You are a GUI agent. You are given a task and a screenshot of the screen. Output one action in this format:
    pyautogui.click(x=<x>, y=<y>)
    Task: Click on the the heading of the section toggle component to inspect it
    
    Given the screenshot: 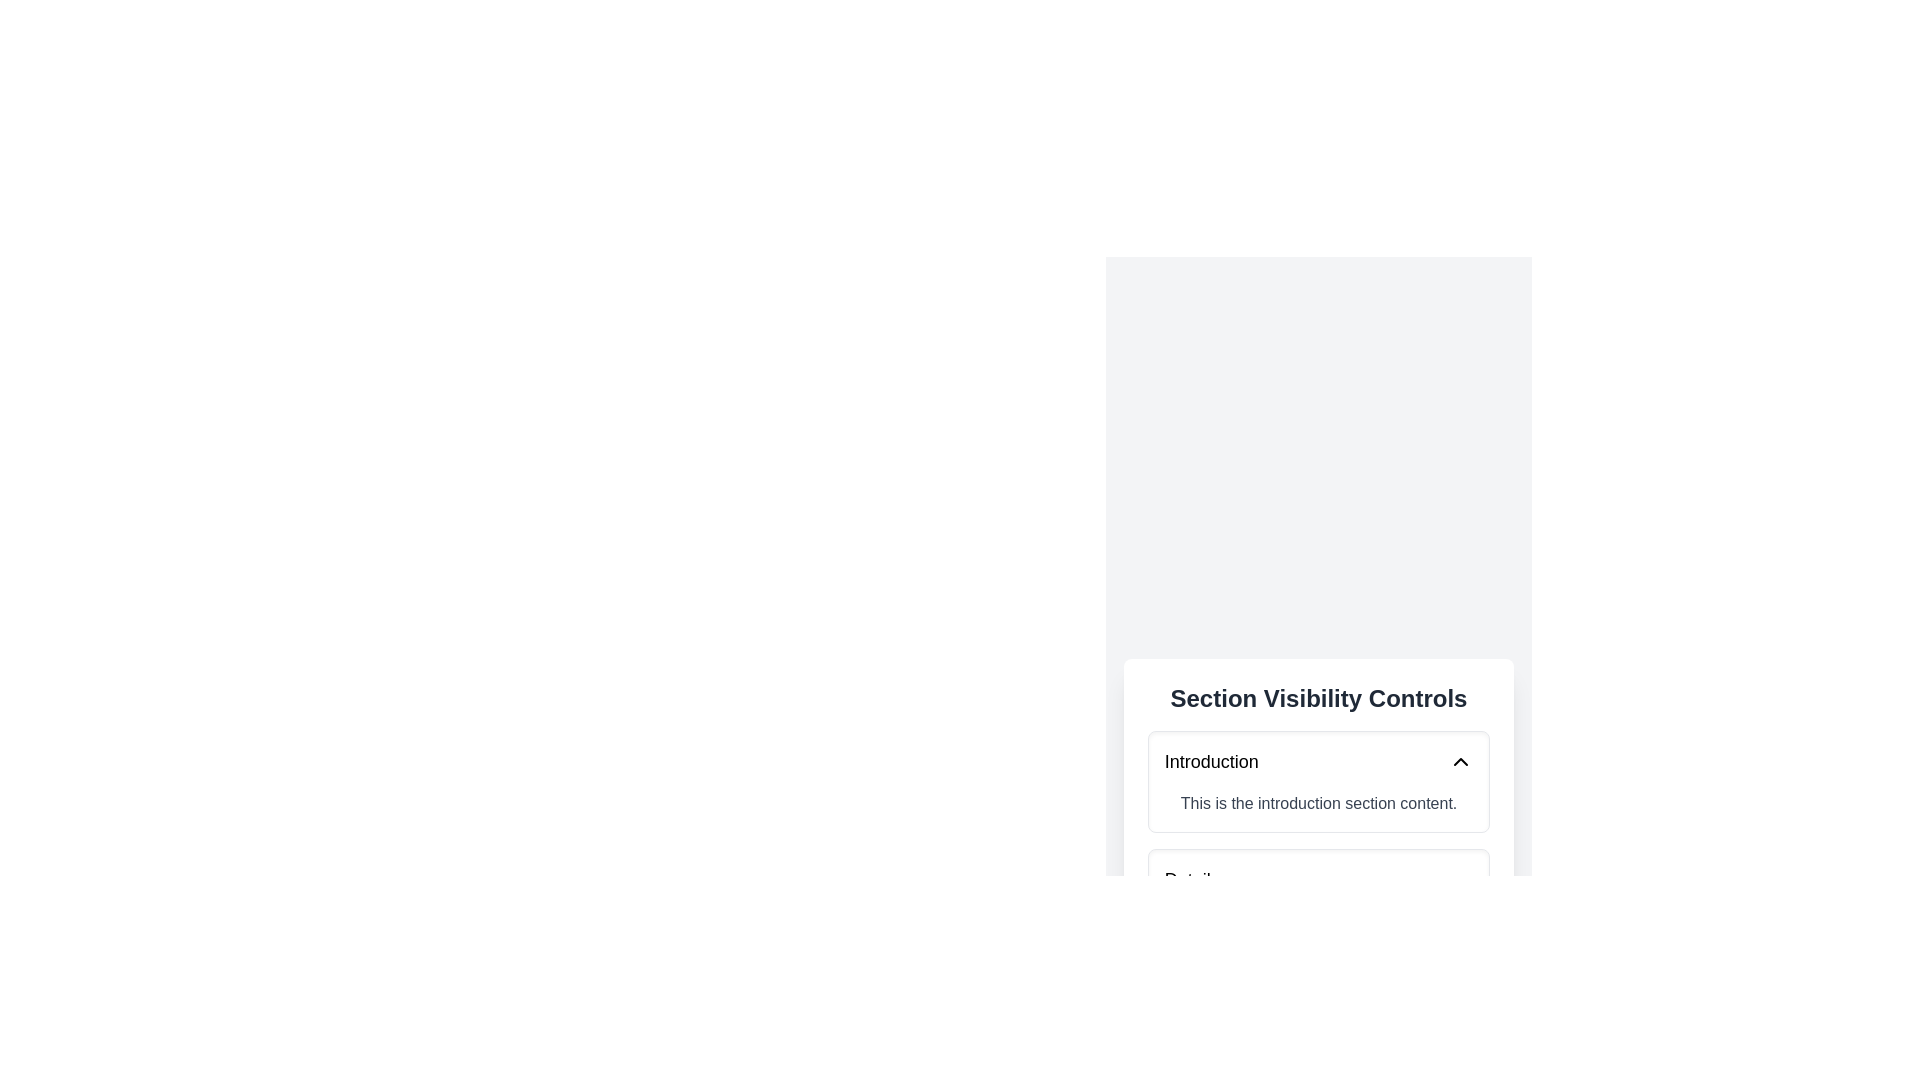 What is the action you would take?
    pyautogui.click(x=1319, y=697)
    